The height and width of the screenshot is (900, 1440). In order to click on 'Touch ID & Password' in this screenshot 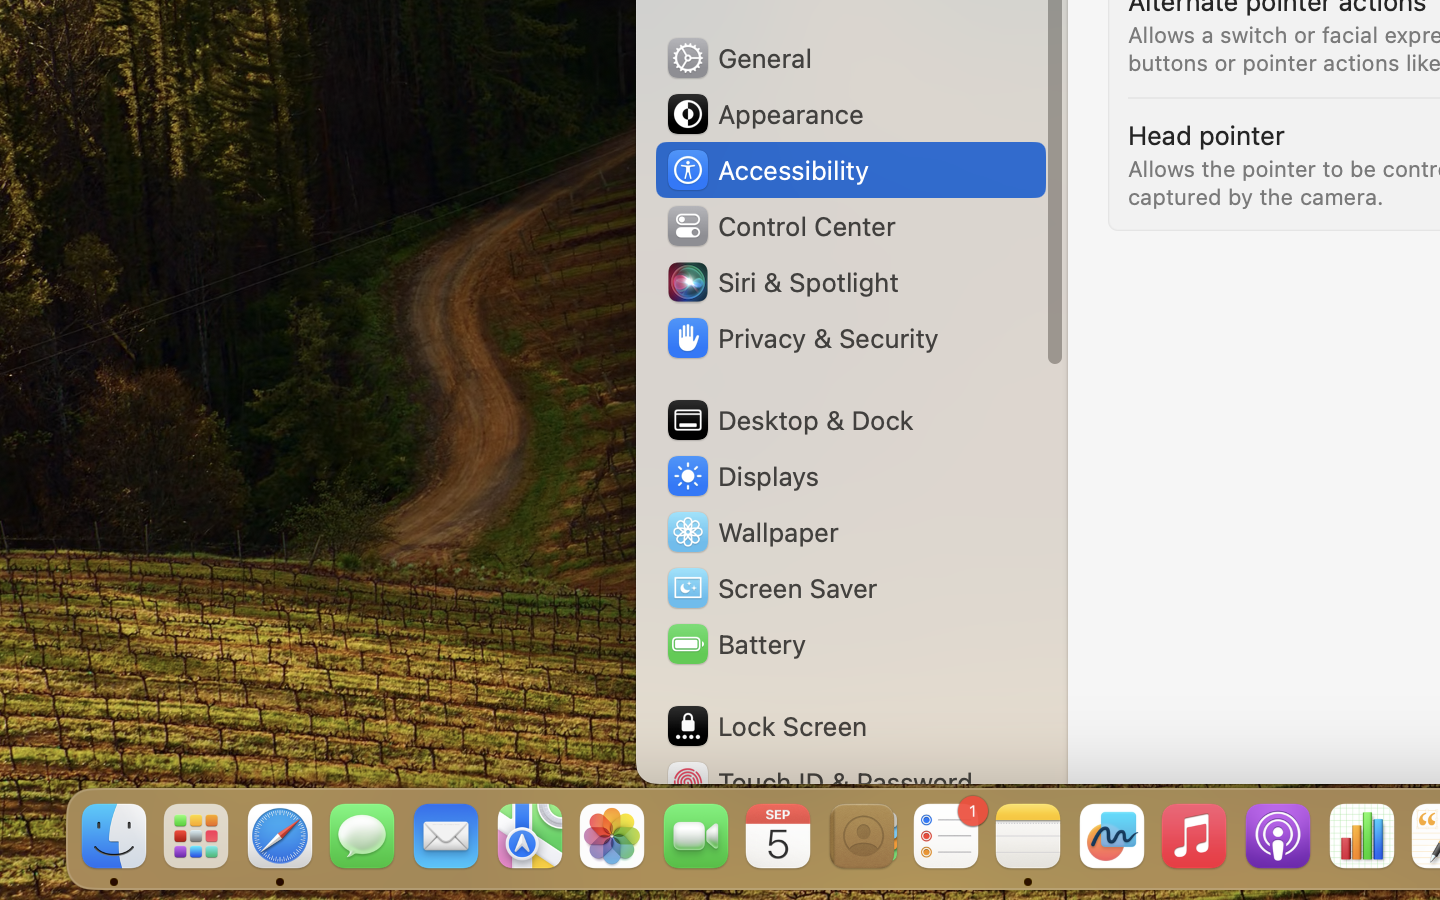, I will do `click(819, 781)`.